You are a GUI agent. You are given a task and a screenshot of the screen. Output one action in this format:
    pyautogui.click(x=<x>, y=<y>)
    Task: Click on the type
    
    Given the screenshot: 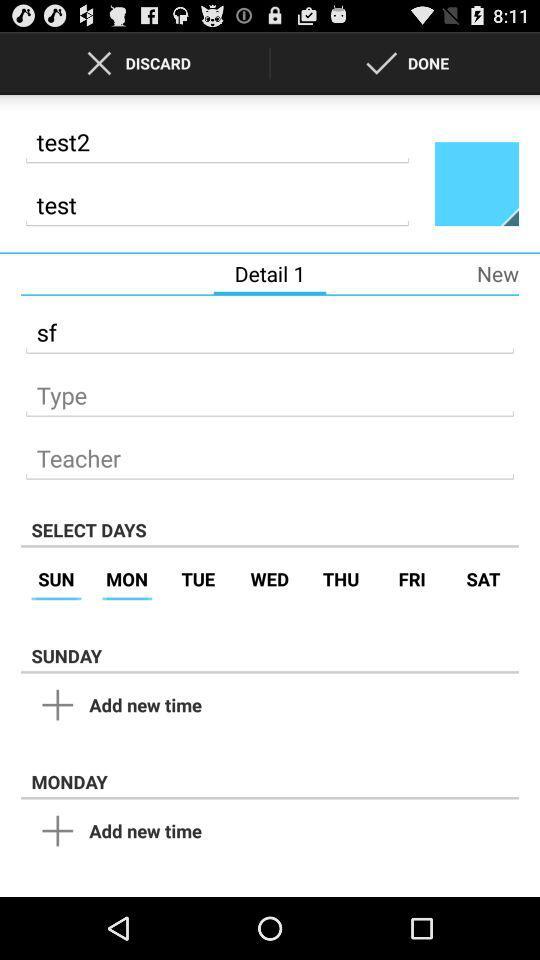 What is the action you would take?
    pyautogui.click(x=270, y=388)
    